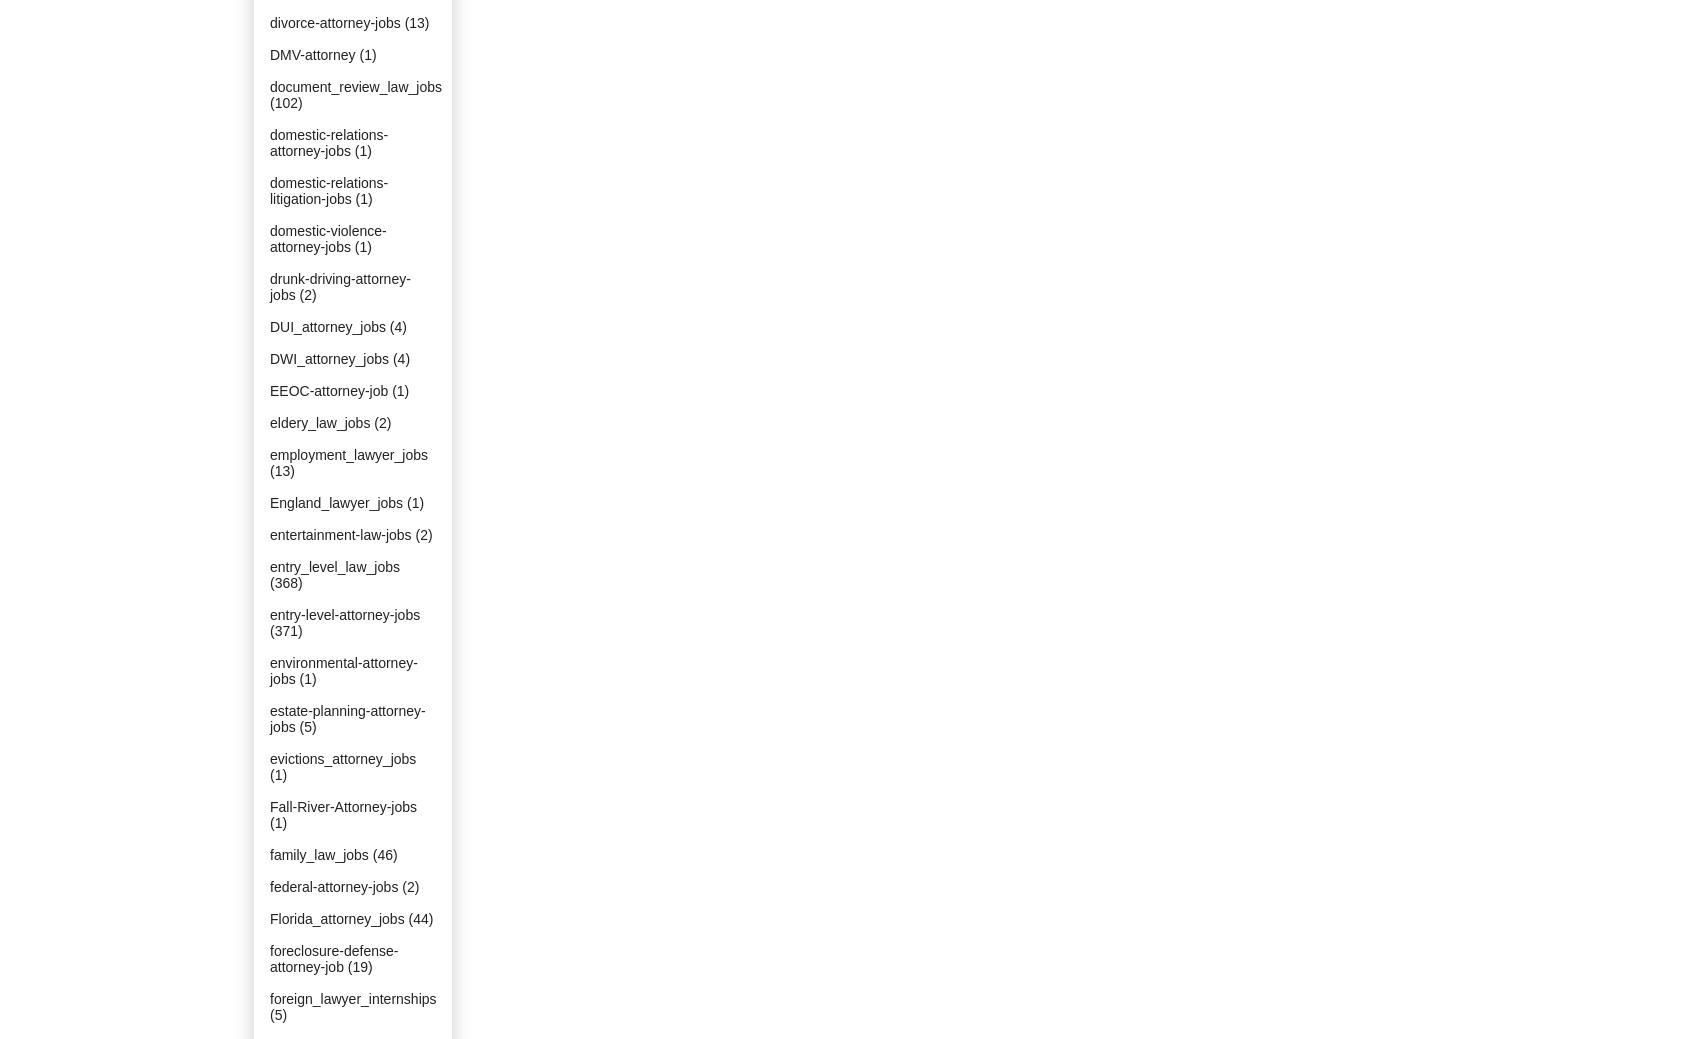  Describe the element at coordinates (285, 582) in the screenshot. I see `'(368)'` at that location.